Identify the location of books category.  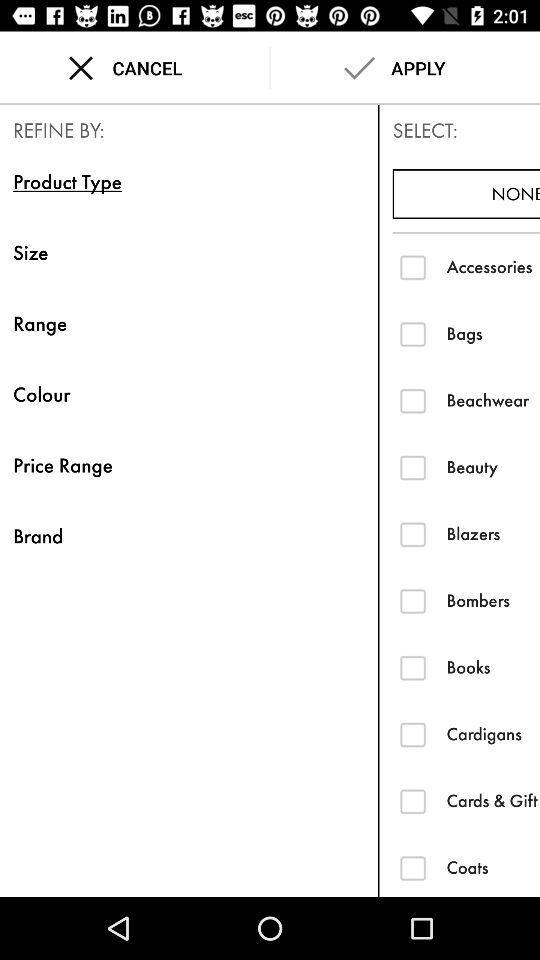
(412, 667).